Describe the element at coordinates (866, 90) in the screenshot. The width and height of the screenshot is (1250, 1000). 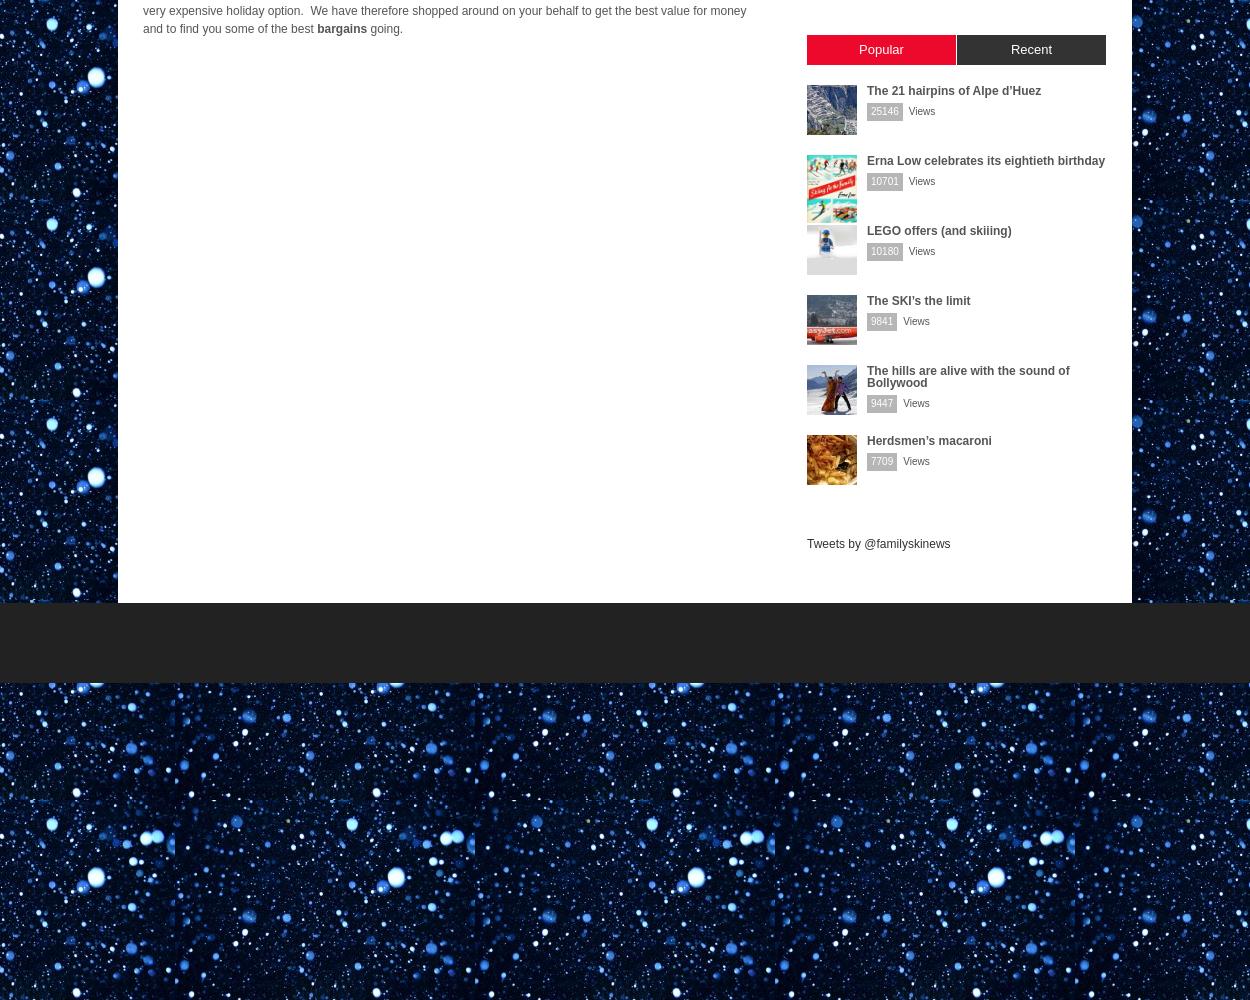
I see `'The 21 hairpins of Alpe d’Huez'` at that location.